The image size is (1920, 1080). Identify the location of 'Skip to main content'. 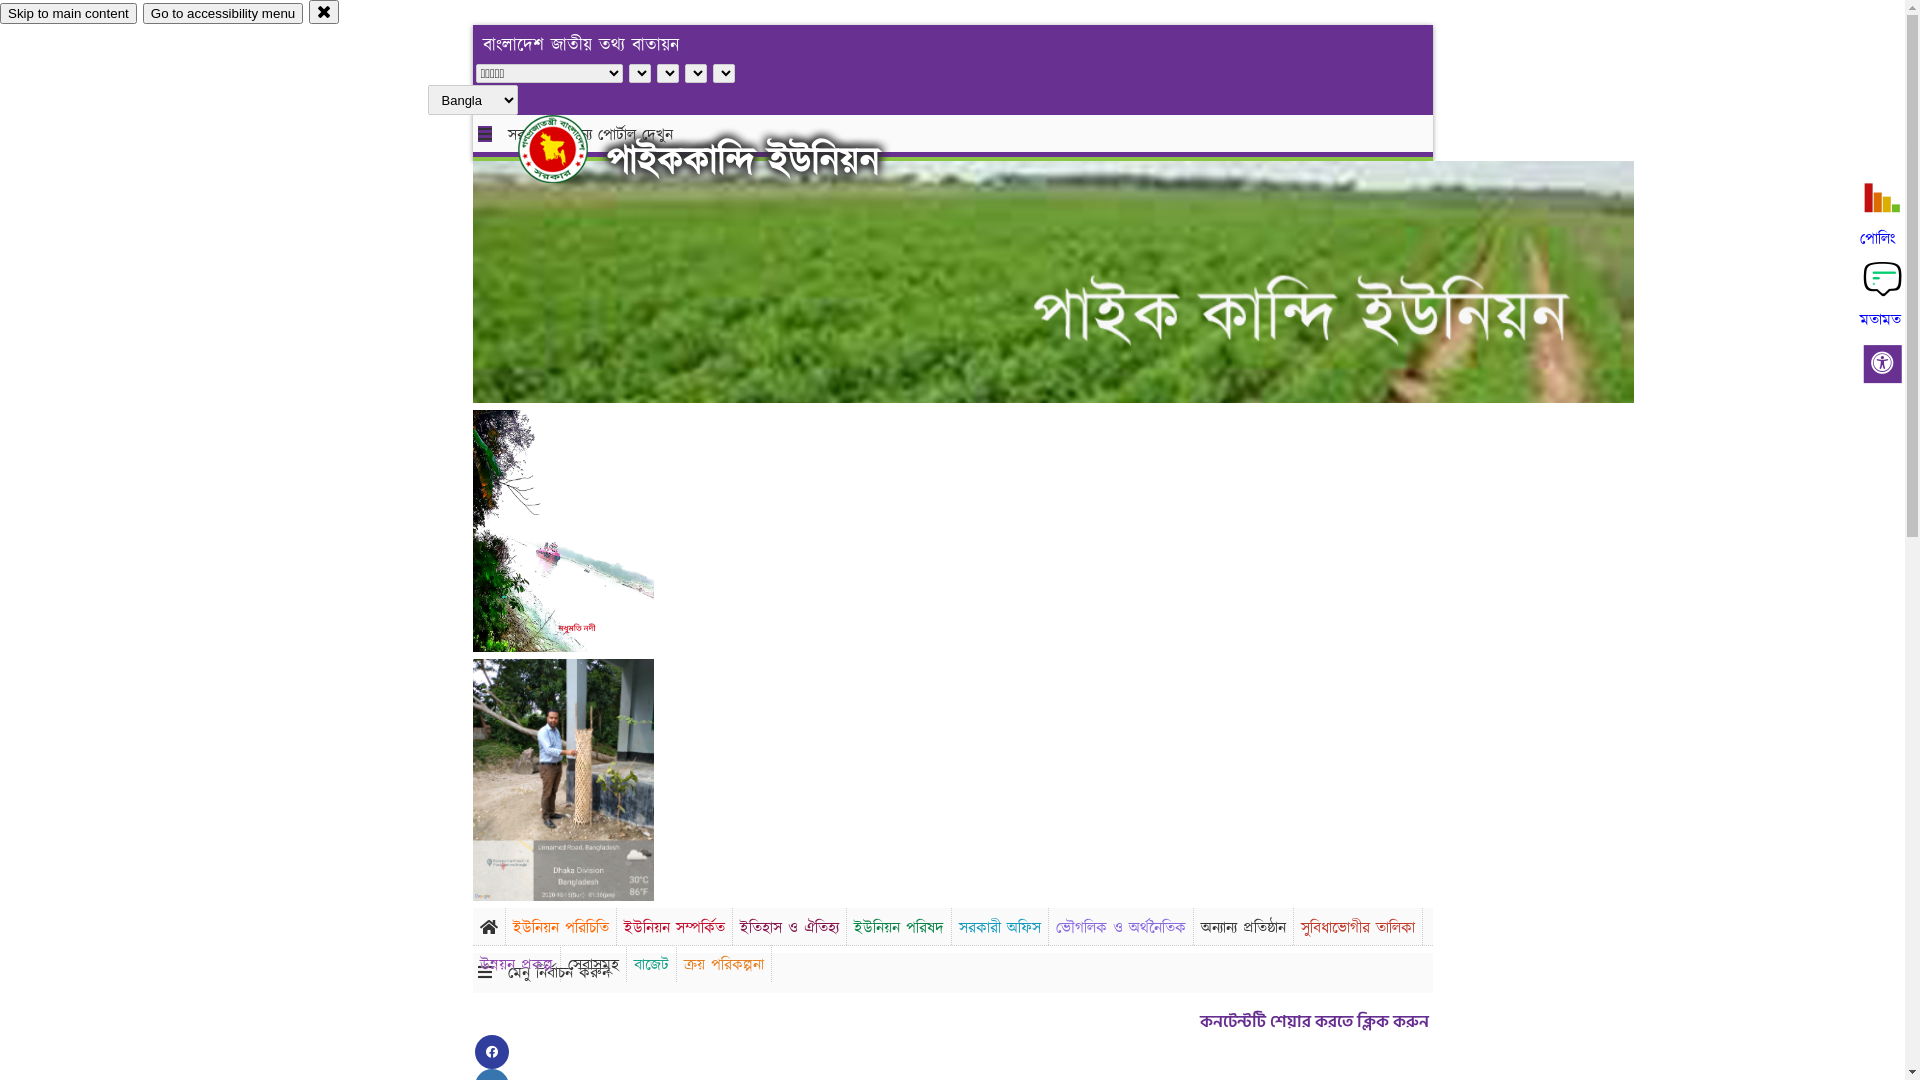
(0, 13).